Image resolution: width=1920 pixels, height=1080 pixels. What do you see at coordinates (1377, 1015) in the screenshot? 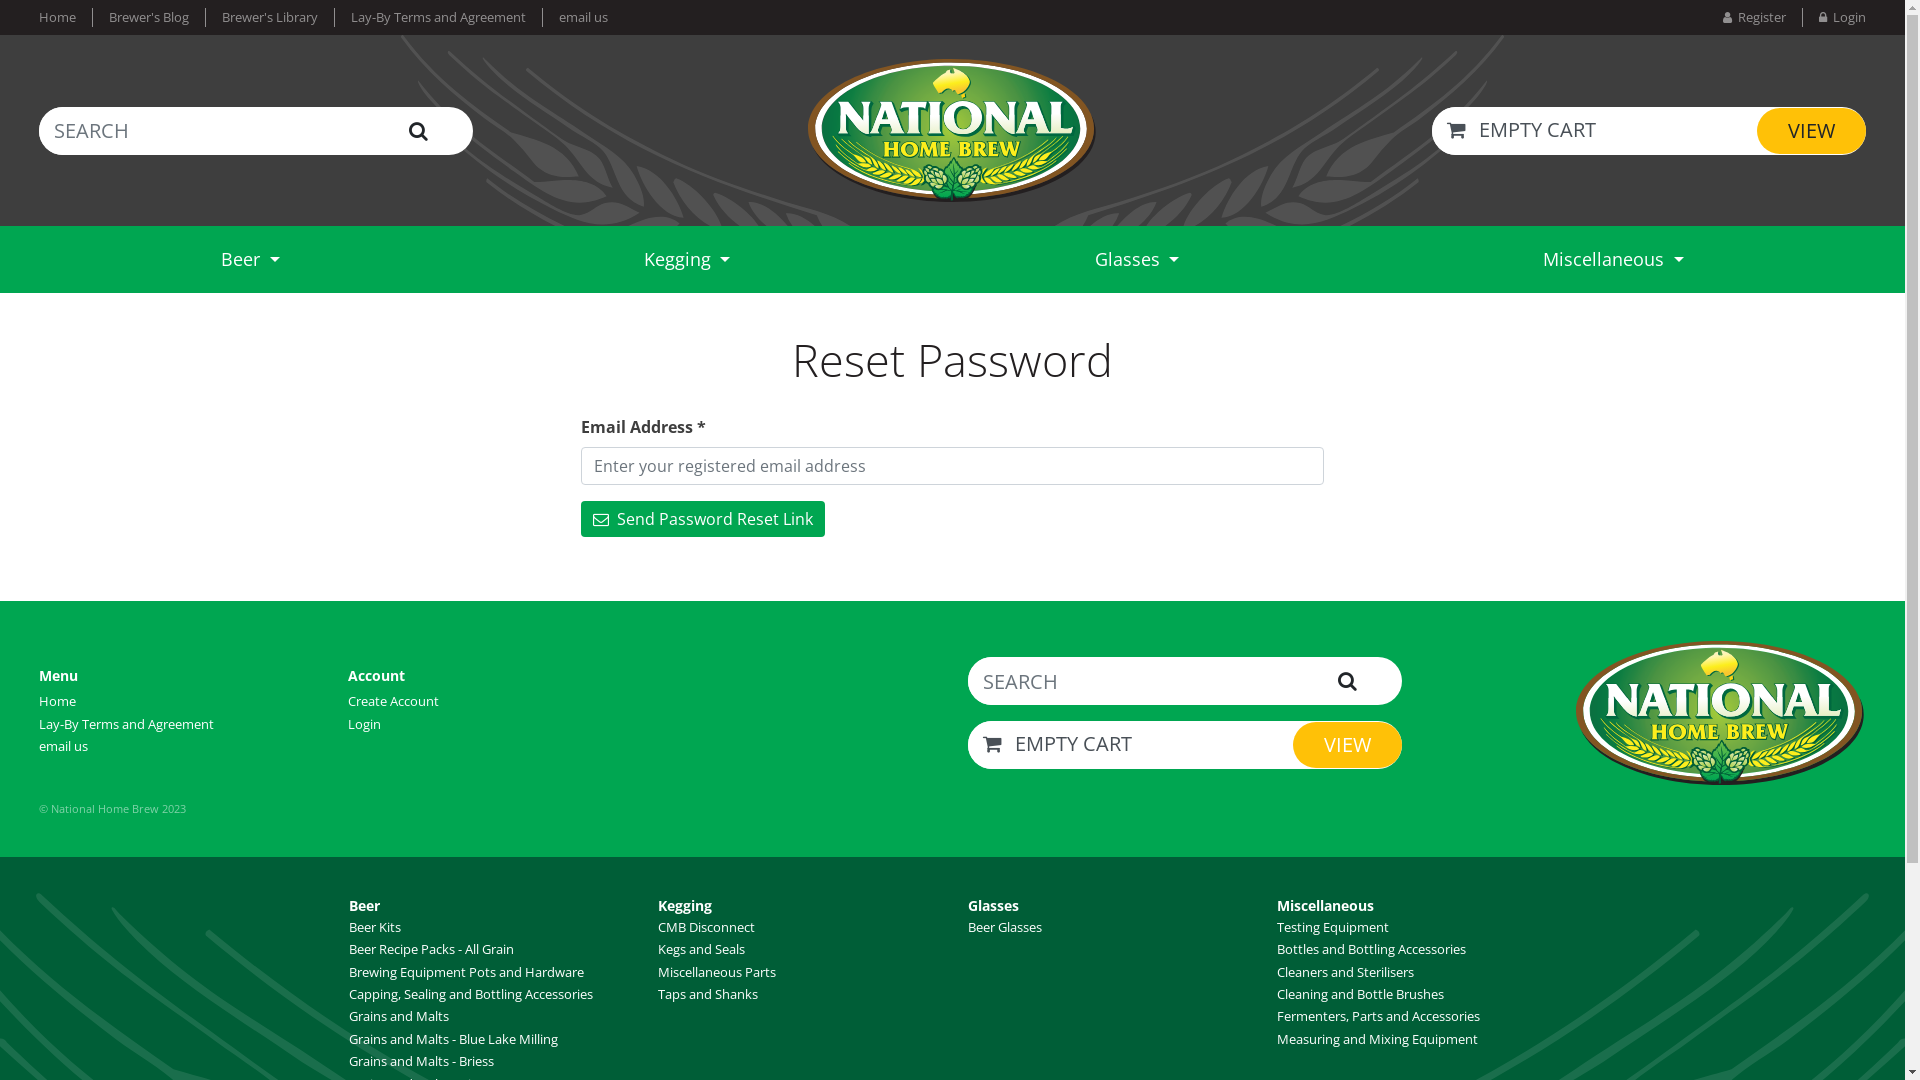
I see `'Fermenters, Parts and Accessories'` at bounding box center [1377, 1015].